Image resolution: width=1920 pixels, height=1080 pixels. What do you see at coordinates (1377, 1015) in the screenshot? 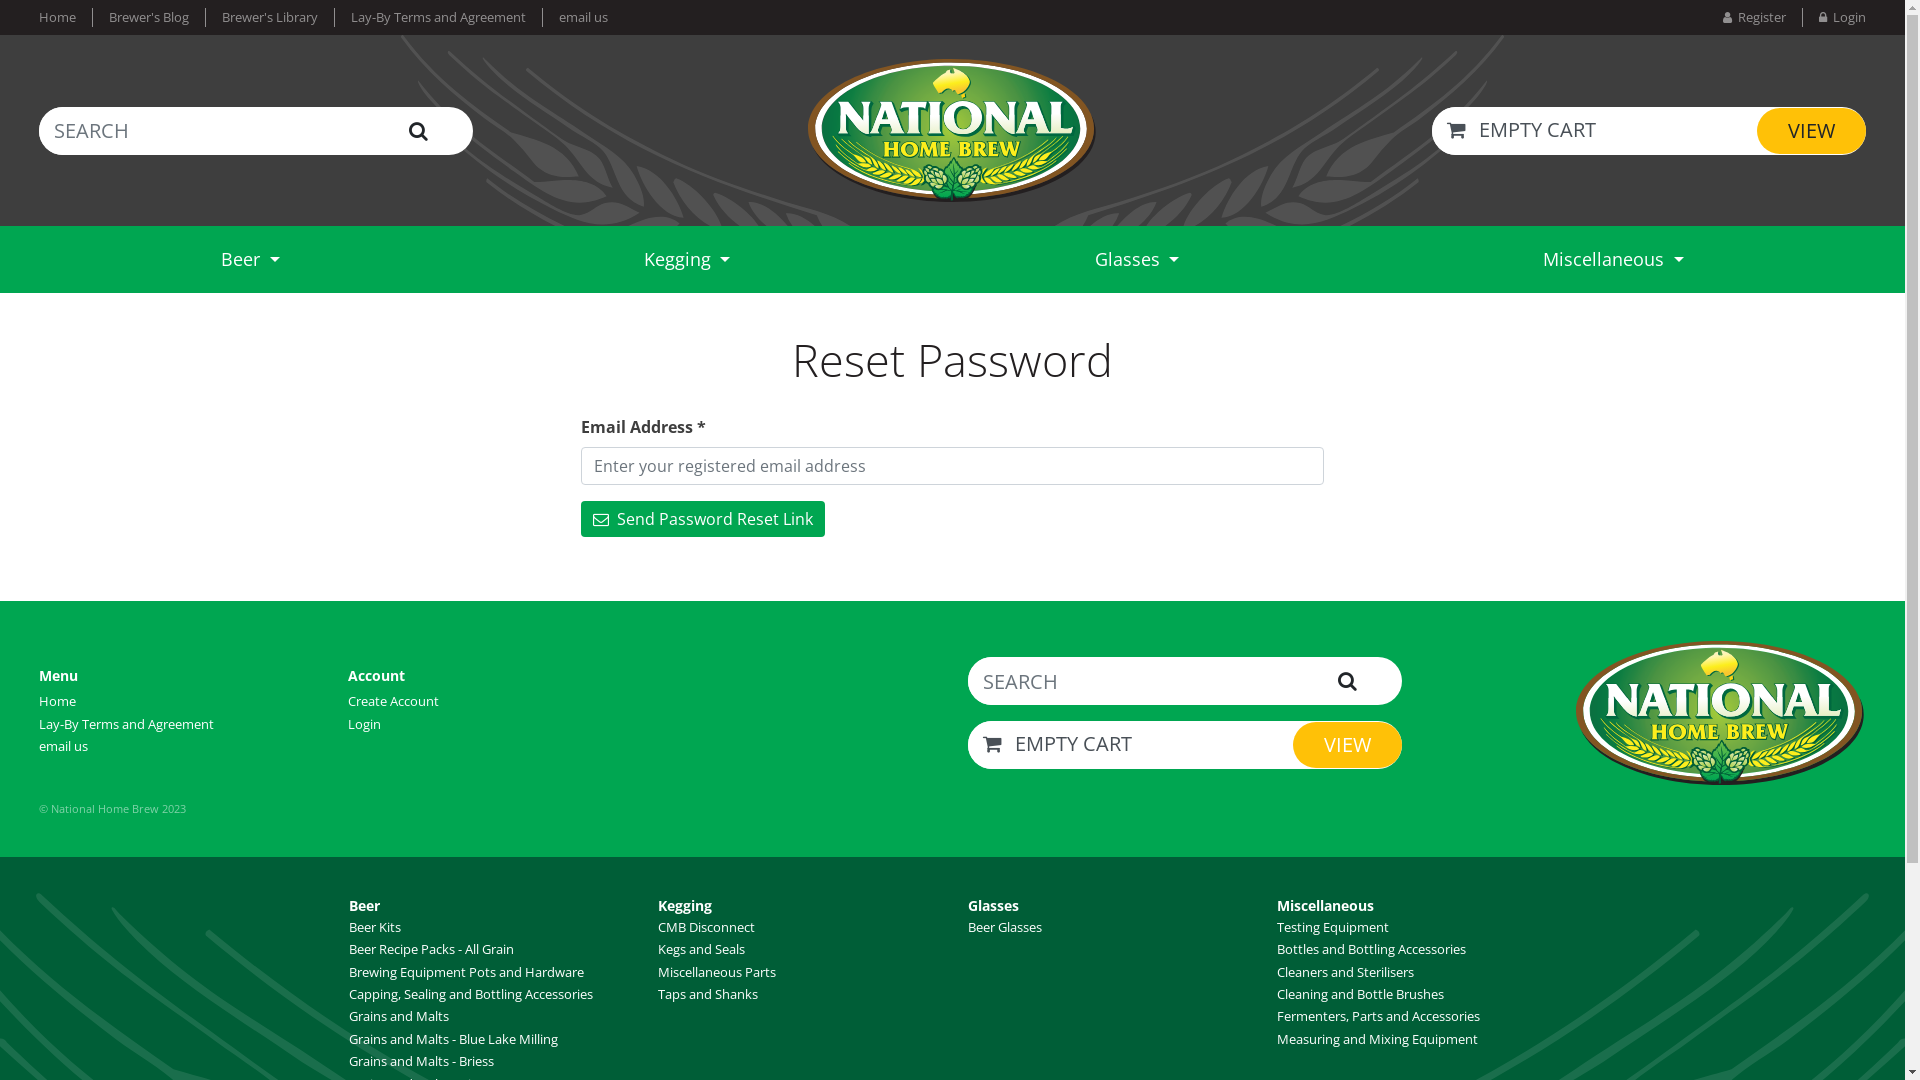
I see `'Fermenters, Parts and Accessories'` at bounding box center [1377, 1015].